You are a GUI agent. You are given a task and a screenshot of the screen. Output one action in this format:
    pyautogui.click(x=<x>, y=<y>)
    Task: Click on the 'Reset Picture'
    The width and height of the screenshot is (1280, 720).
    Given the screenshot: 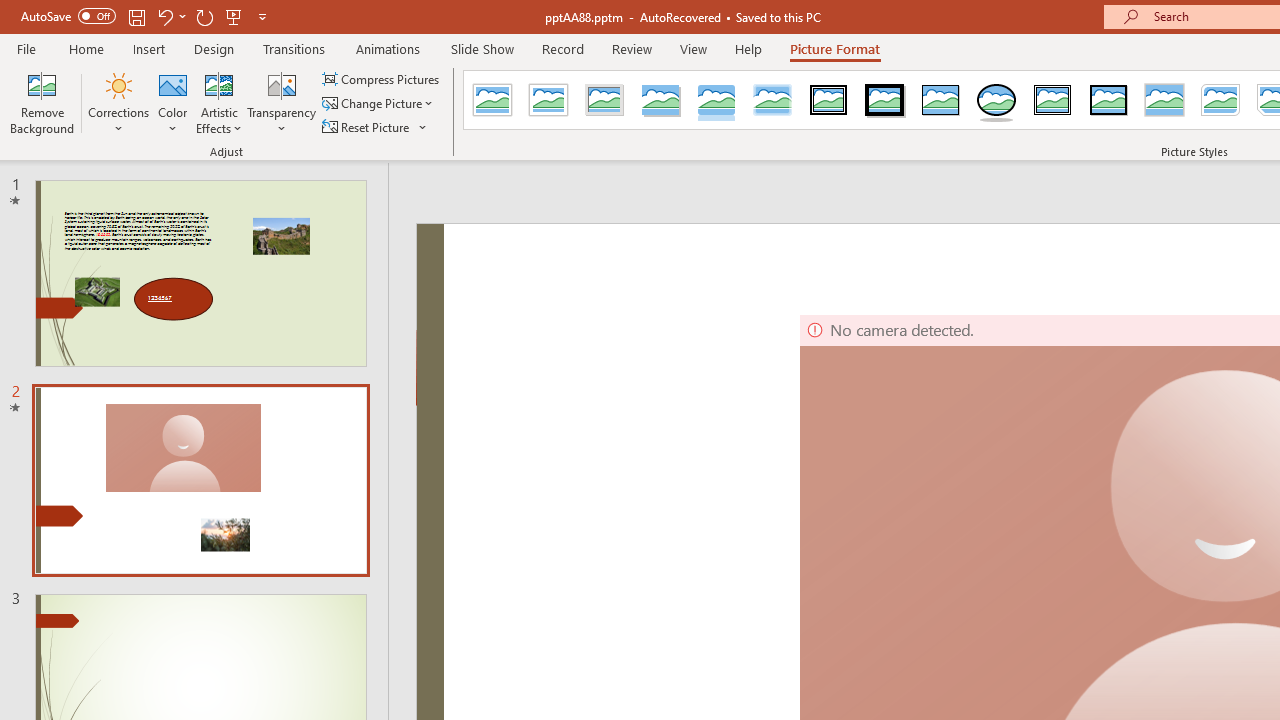 What is the action you would take?
    pyautogui.click(x=375, y=127)
    